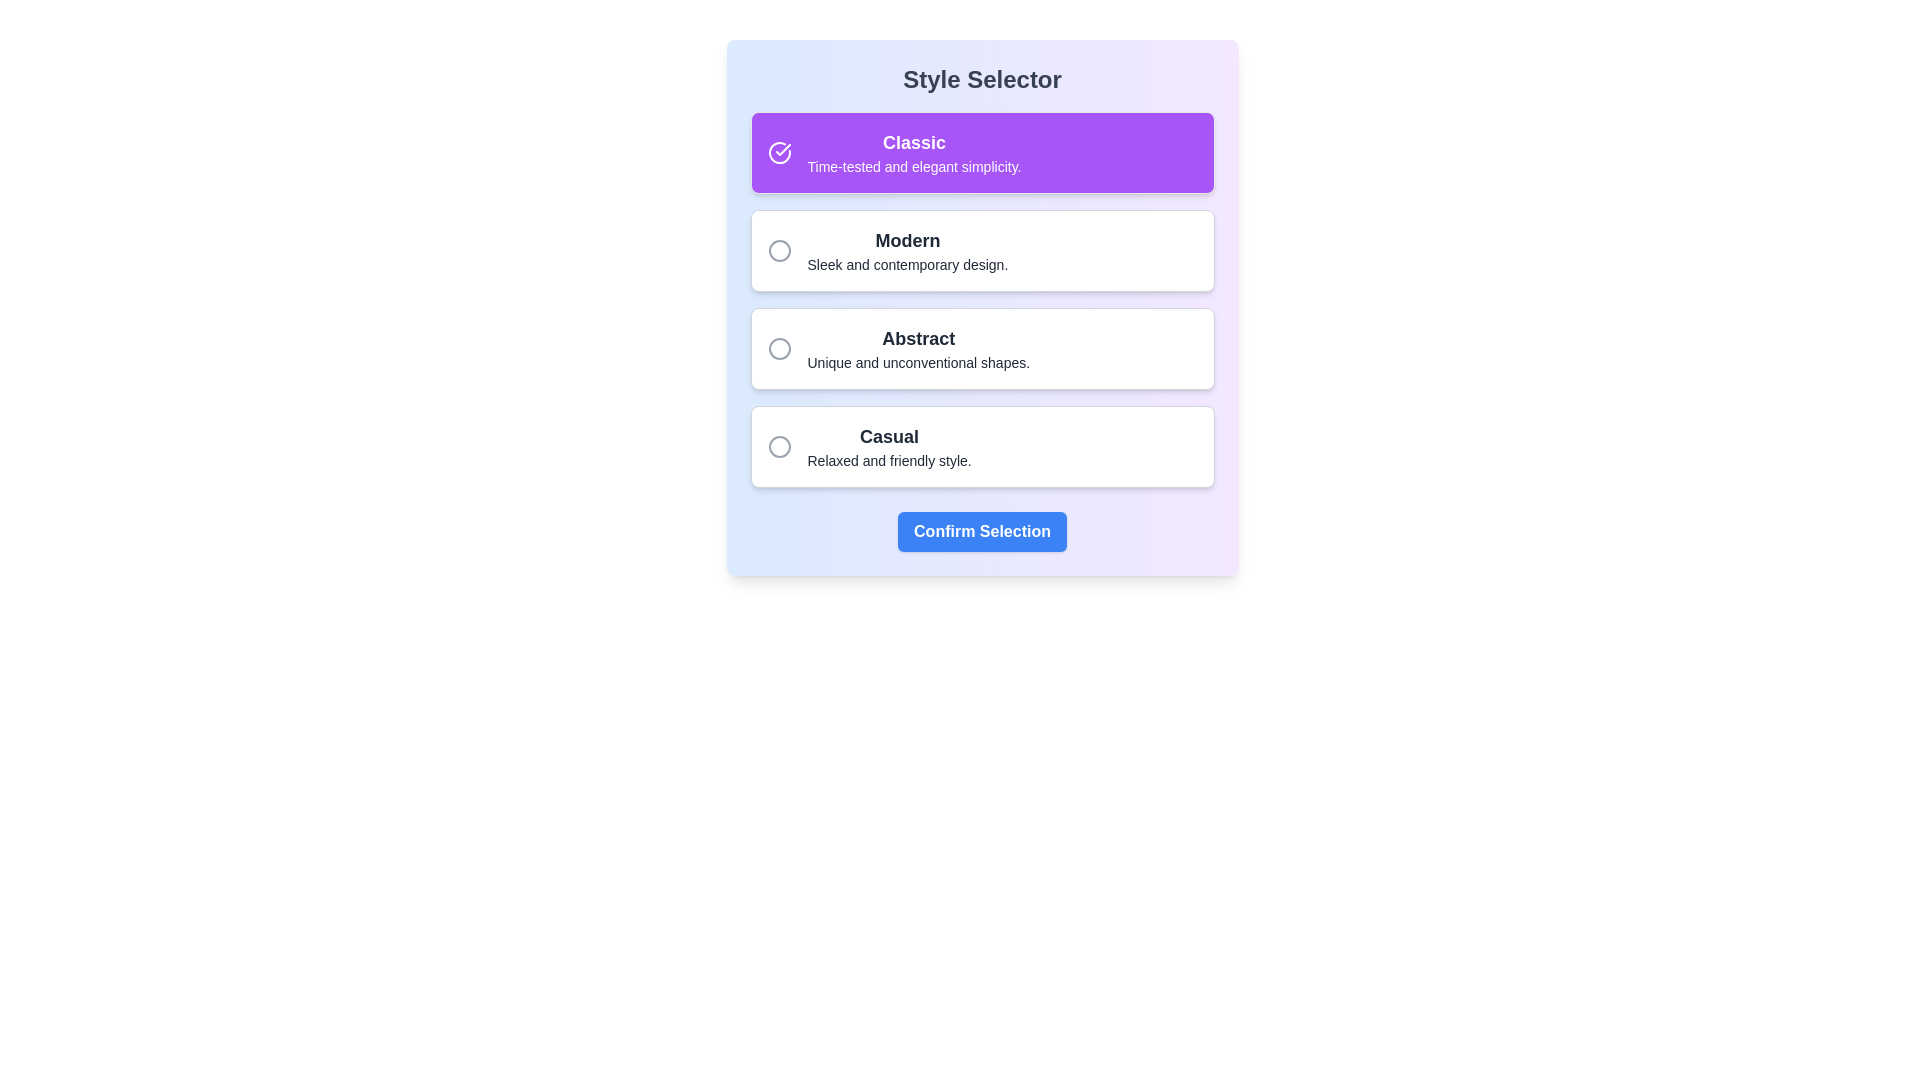 Image resolution: width=1920 pixels, height=1080 pixels. What do you see at coordinates (778, 152) in the screenshot?
I see `the circular icon with a check mark inside, which is part of the 'Classic' style option in the style selector group` at bounding box center [778, 152].